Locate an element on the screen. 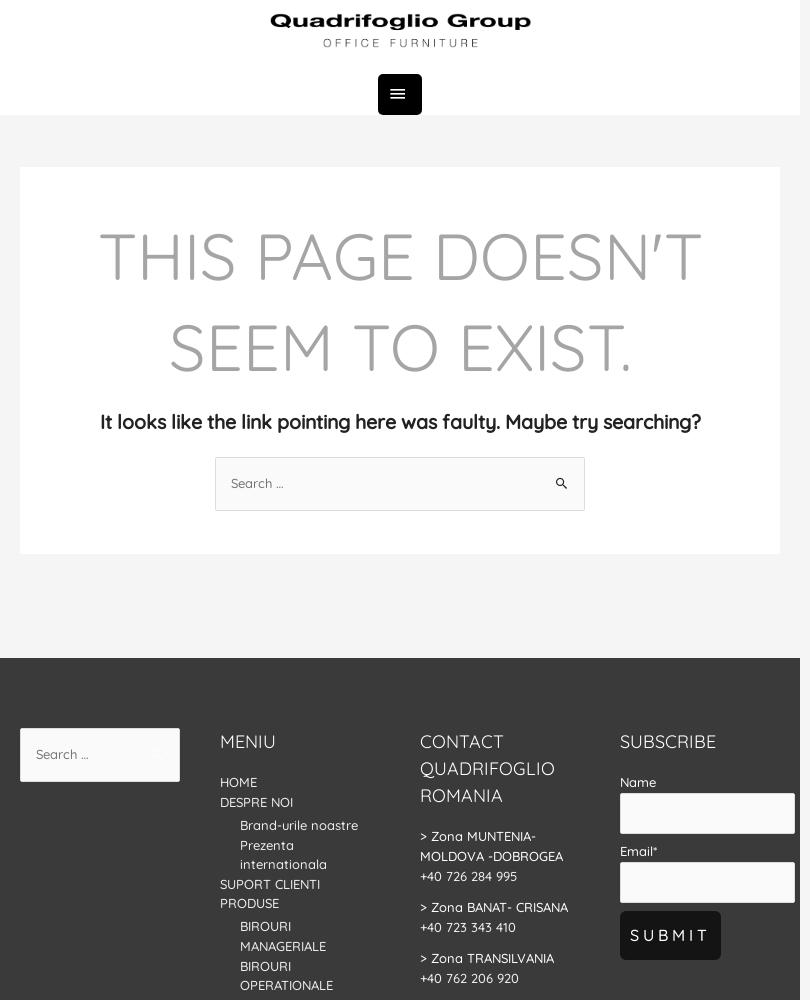 The height and width of the screenshot is (1000, 810). '+40 723 343 410' is located at coordinates (468, 926).